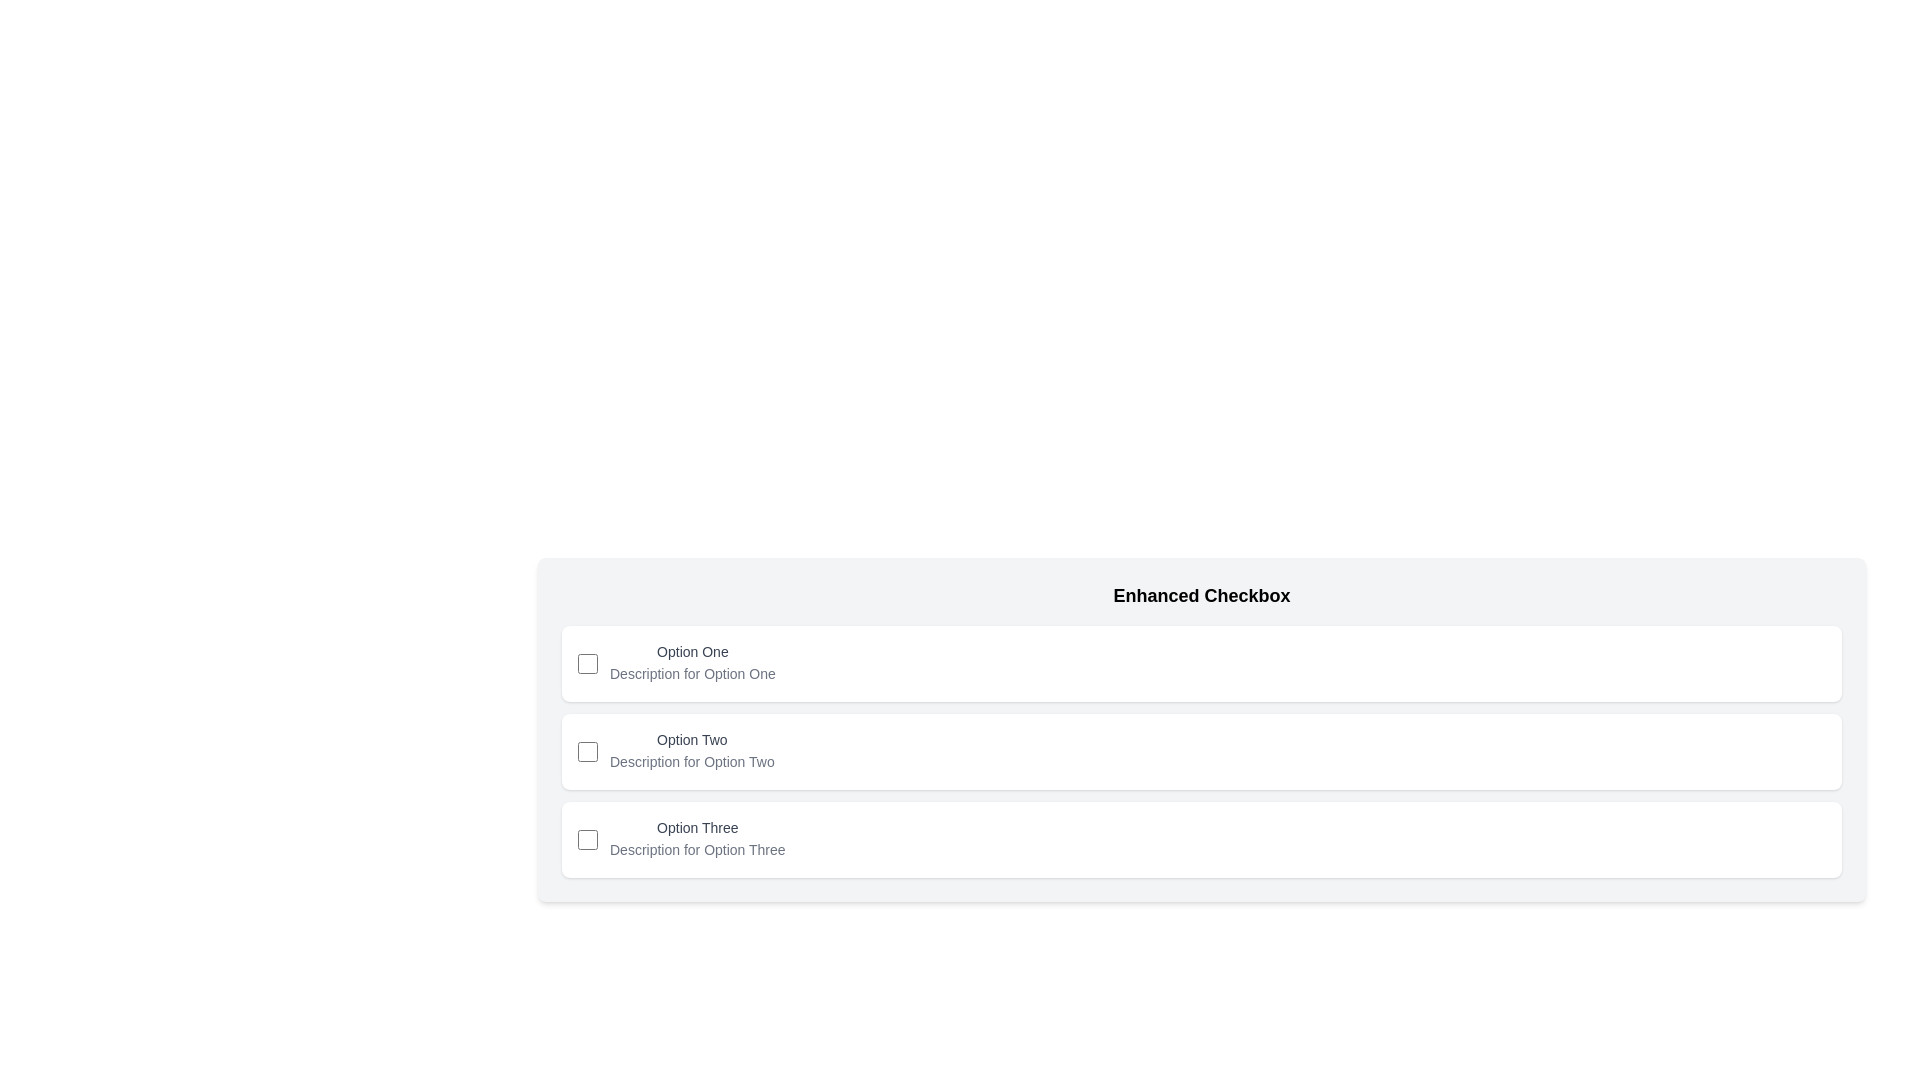 This screenshot has width=1920, height=1080. What do you see at coordinates (587, 663) in the screenshot?
I see `the checkbox with a blue outline located to the left of the text 'Option One'` at bounding box center [587, 663].